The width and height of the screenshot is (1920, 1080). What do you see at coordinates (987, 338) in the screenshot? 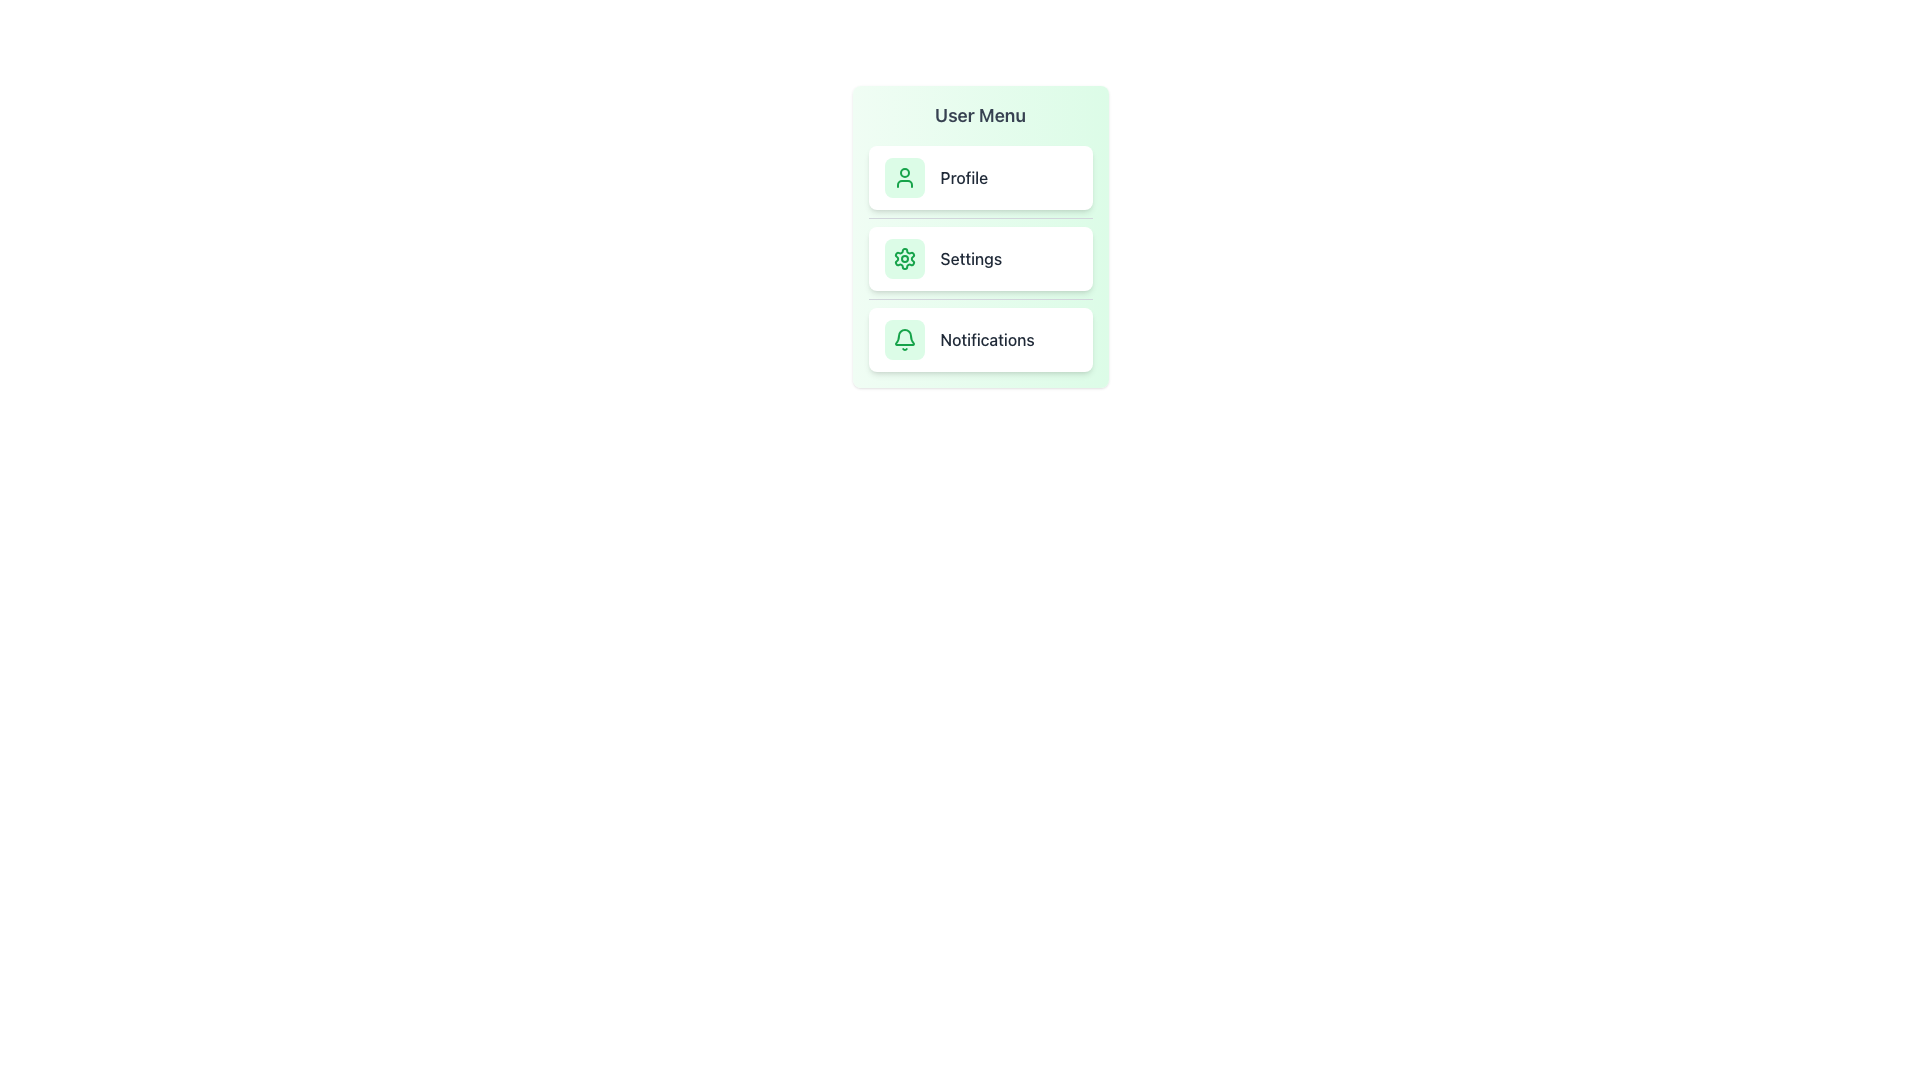
I see `the 'Notifications' text label which serves as a label for the corresponding menu option, positioned at the bottom of a vertical list in the user menu` at bounding box center [987, 338].